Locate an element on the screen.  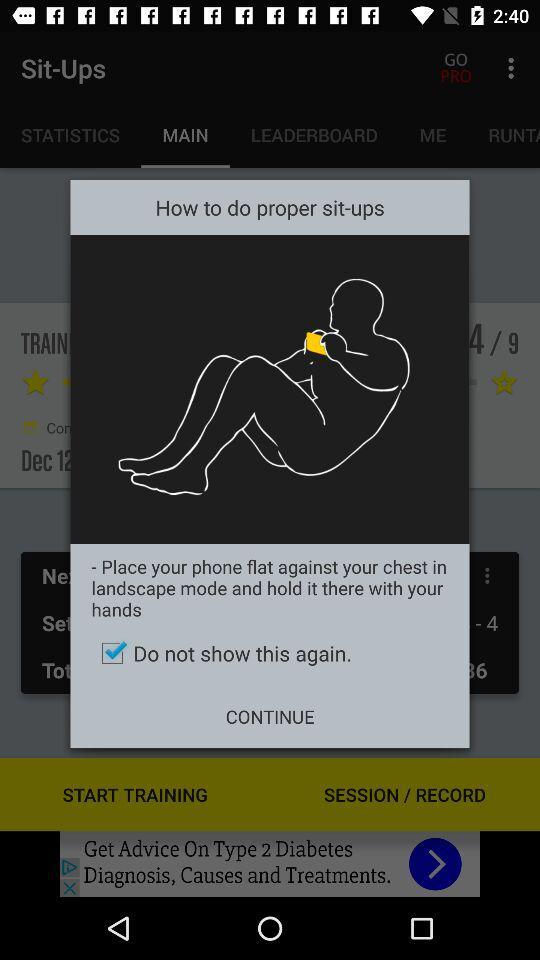
app below place your phone app is located at coordinates (270, 652).